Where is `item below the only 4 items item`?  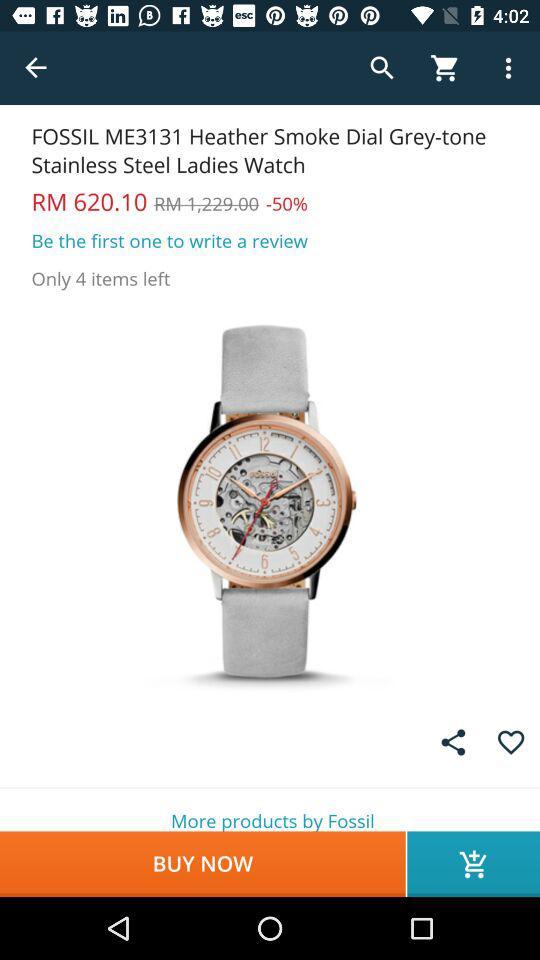
item below the only 4 items item is located at coordinates (270, 500).